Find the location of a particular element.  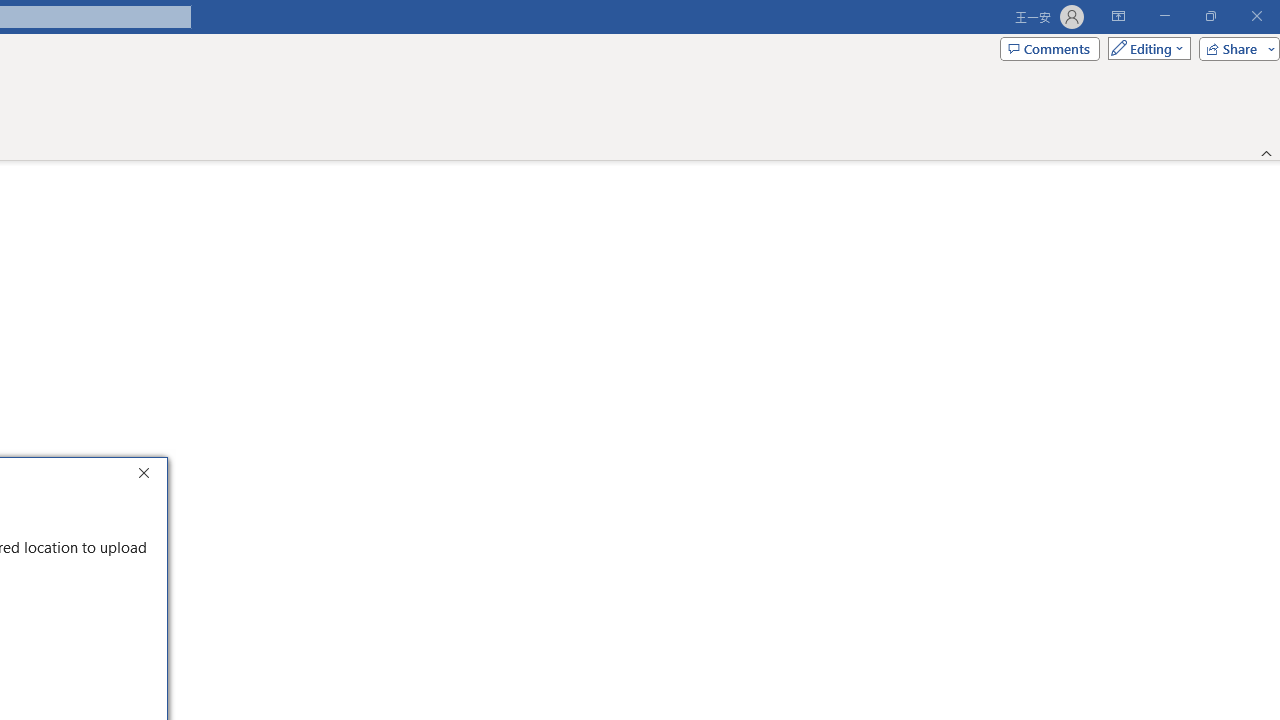

'Close' is located at coordinates (148, 475).